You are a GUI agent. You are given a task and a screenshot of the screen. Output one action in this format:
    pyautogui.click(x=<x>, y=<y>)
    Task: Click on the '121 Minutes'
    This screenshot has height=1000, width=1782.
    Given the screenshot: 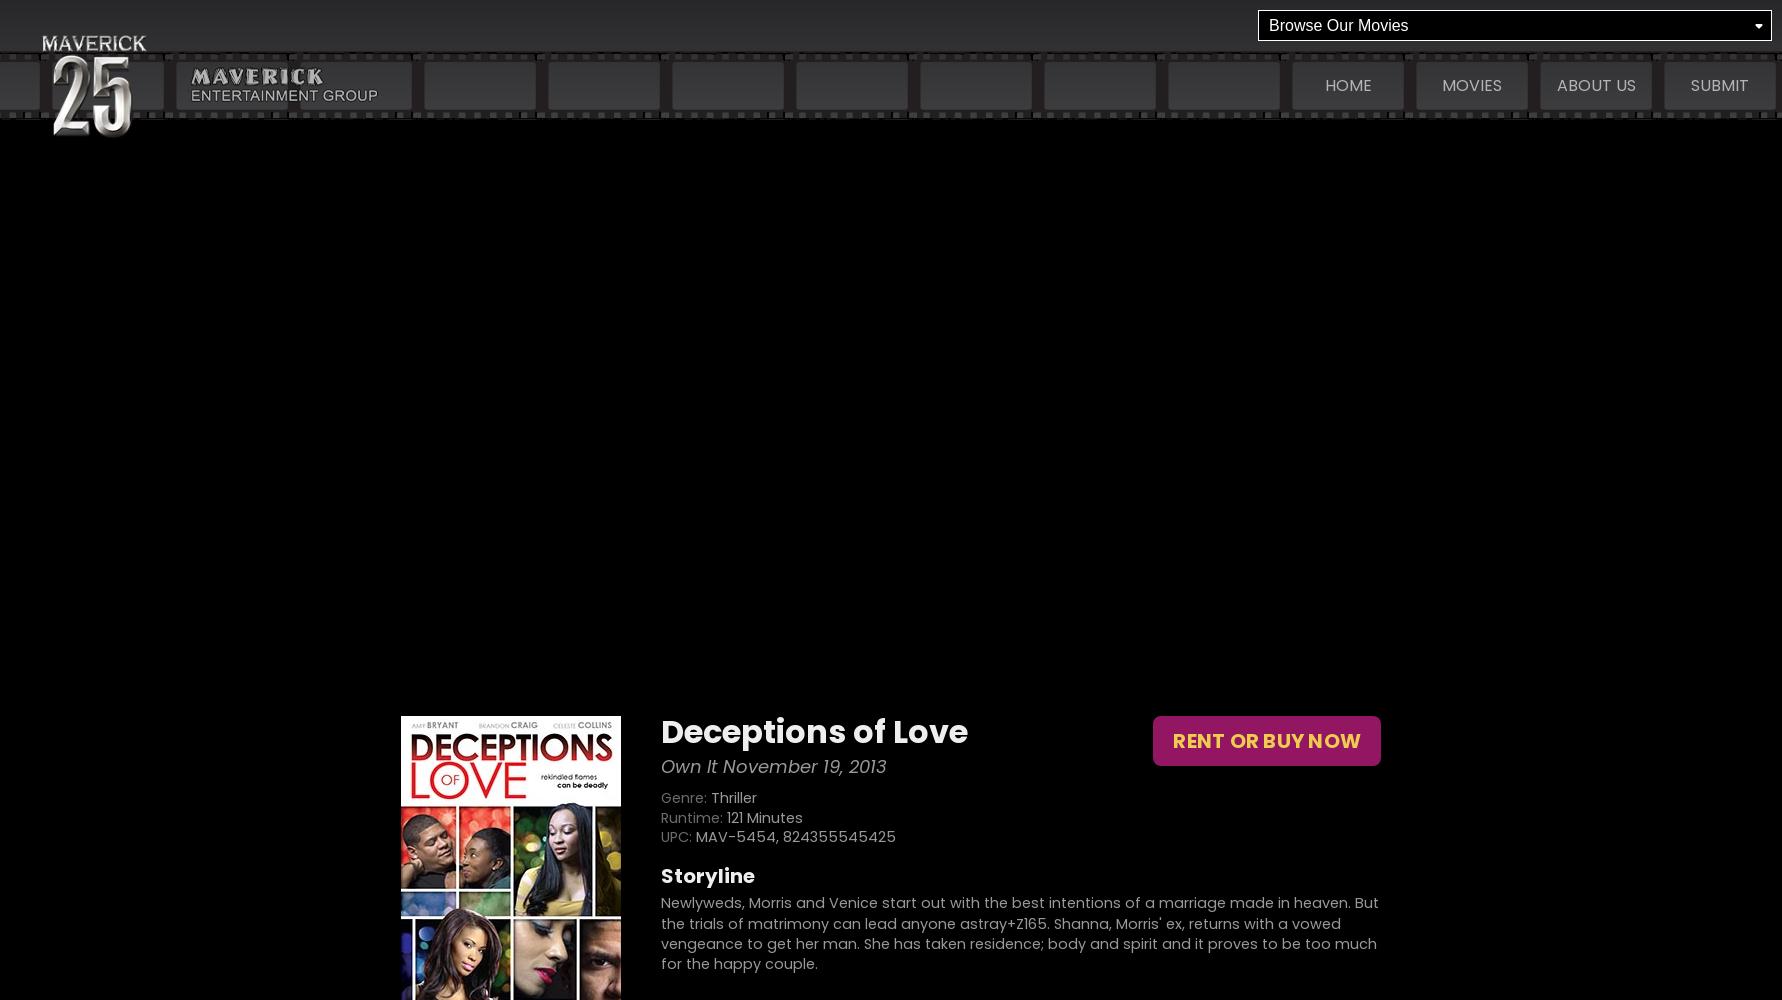 What is the action you would take?
    pyautogui.click(x=763, y=816)
    